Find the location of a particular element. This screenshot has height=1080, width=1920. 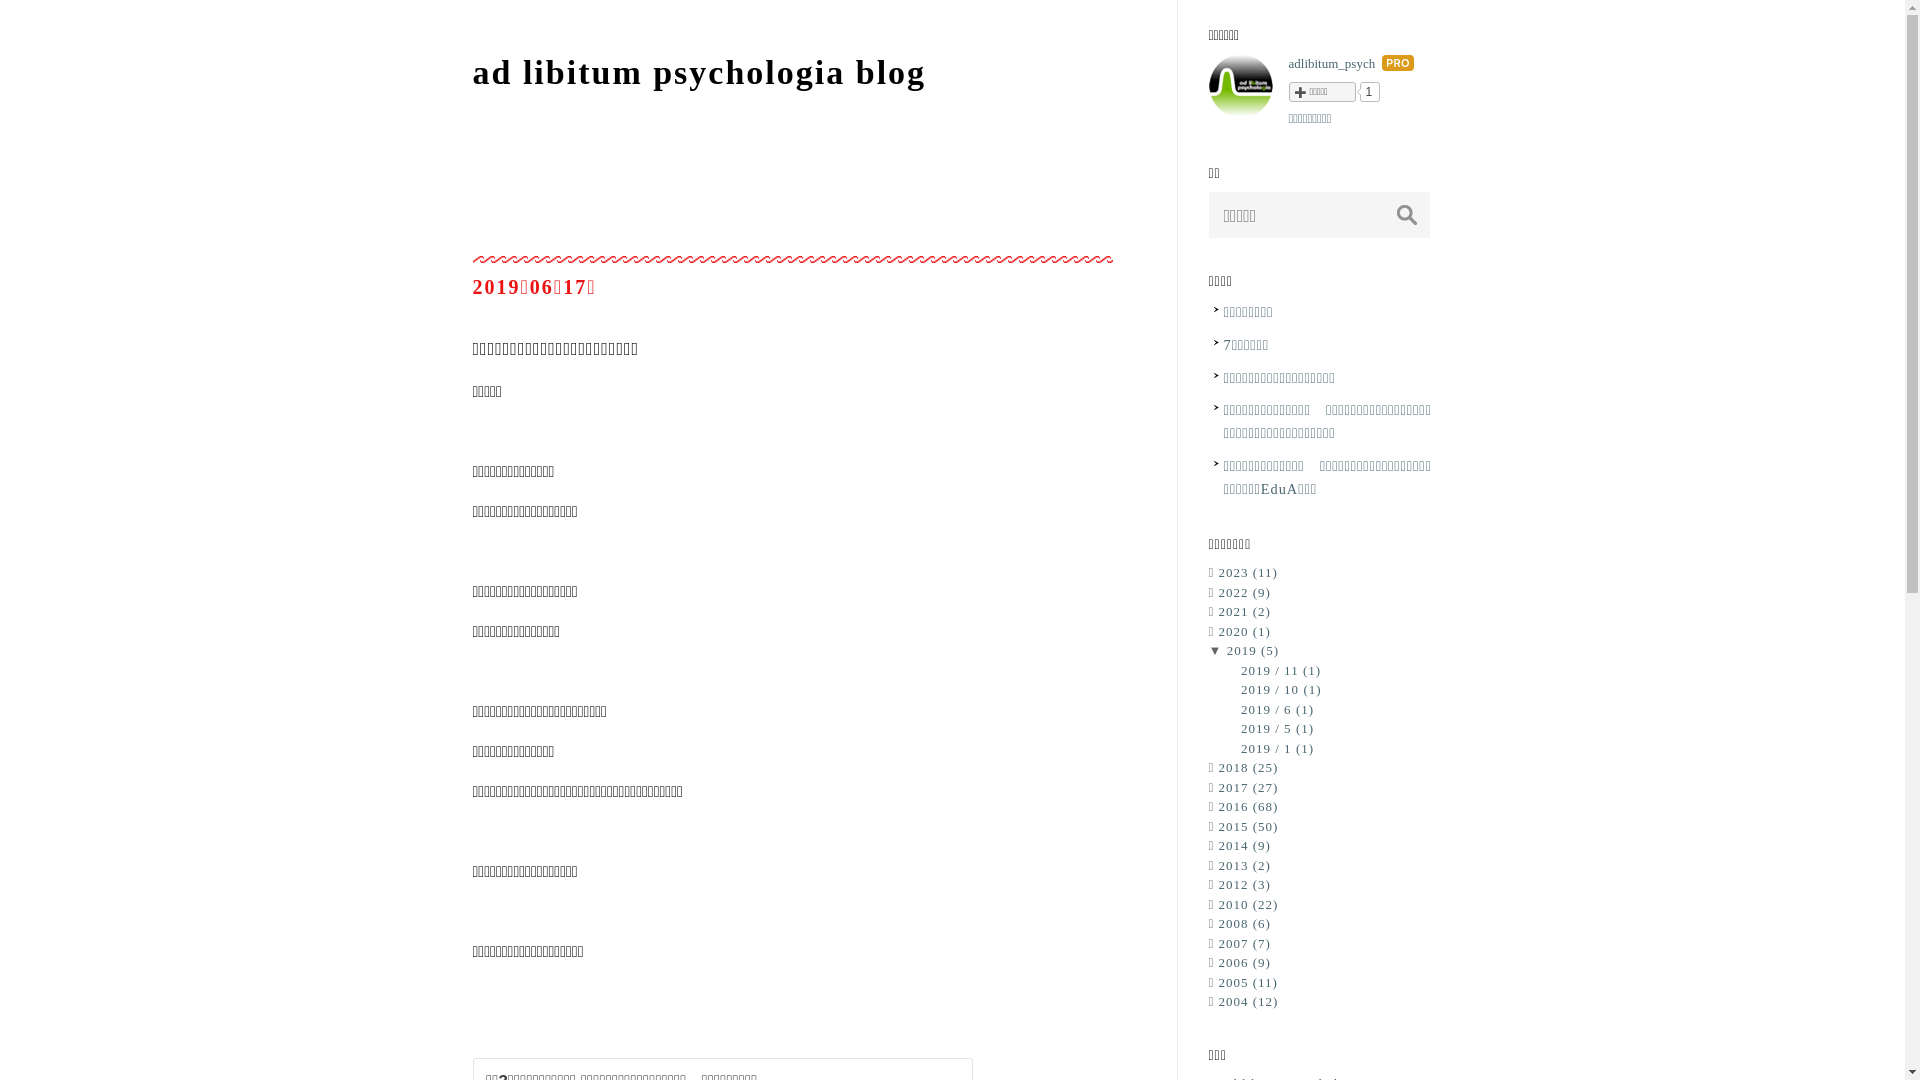

'2017 (27)' is located at coordinates (1217, 786).